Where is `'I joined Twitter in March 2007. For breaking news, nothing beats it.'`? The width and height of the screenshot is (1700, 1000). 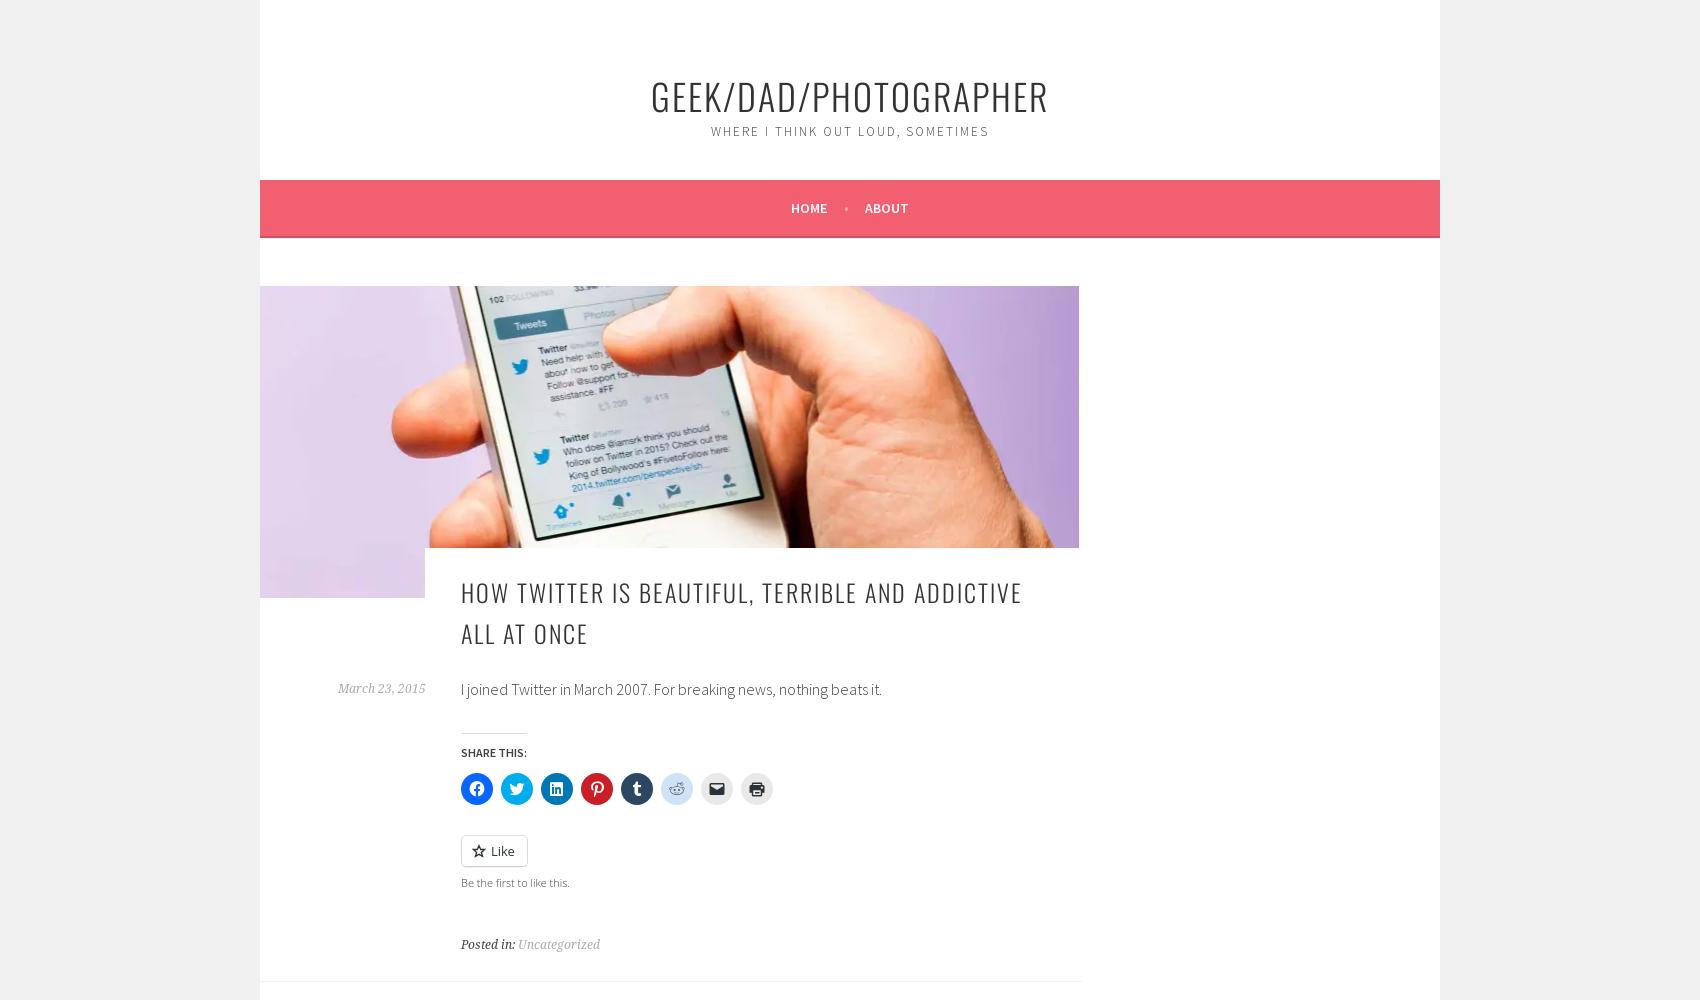 'I joined Twitter in March 2007. For breaking news, nothing beats it.' is located at coordinates (671, 688).